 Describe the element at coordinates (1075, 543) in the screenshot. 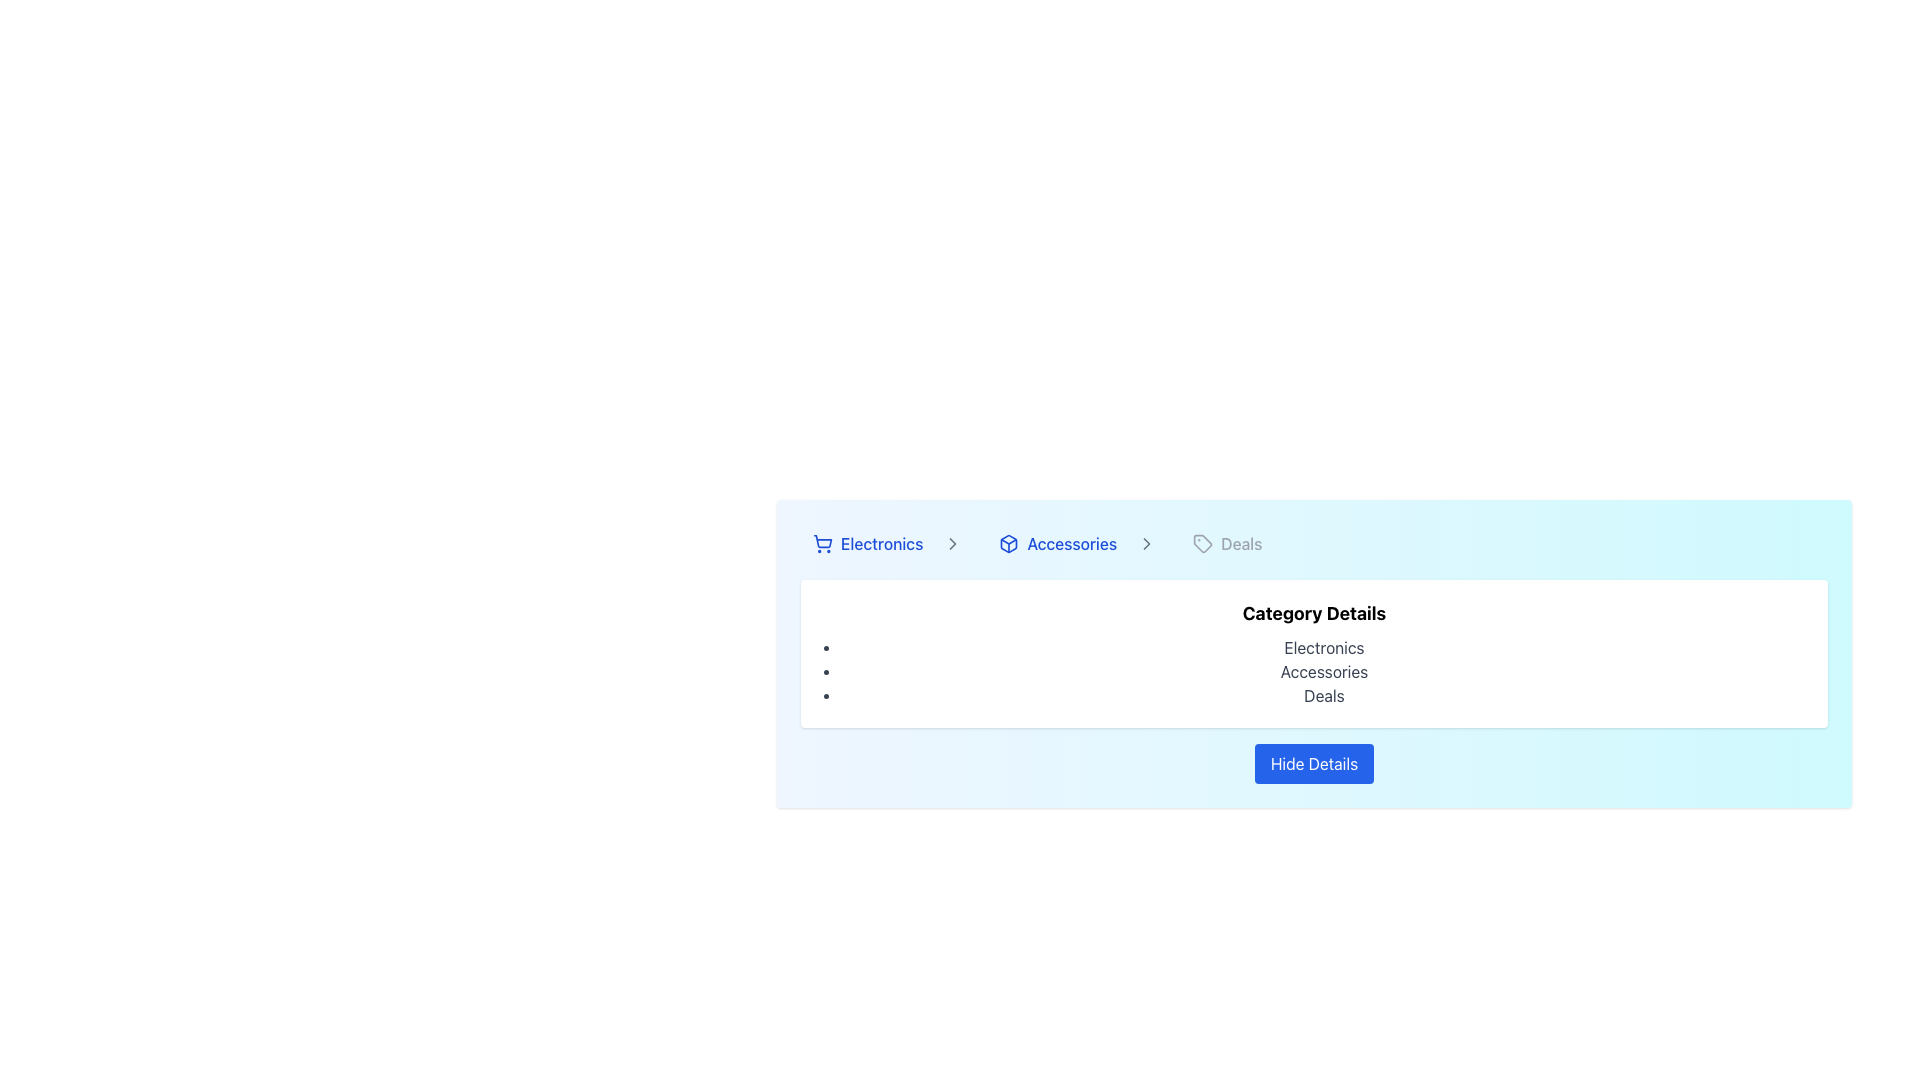

I see `the 'Accessories' breadcrumb navigation item, which is styled in blue font and located between 'Electronics' and 'Deals' in the breadcrumb navigation bar` at that location.